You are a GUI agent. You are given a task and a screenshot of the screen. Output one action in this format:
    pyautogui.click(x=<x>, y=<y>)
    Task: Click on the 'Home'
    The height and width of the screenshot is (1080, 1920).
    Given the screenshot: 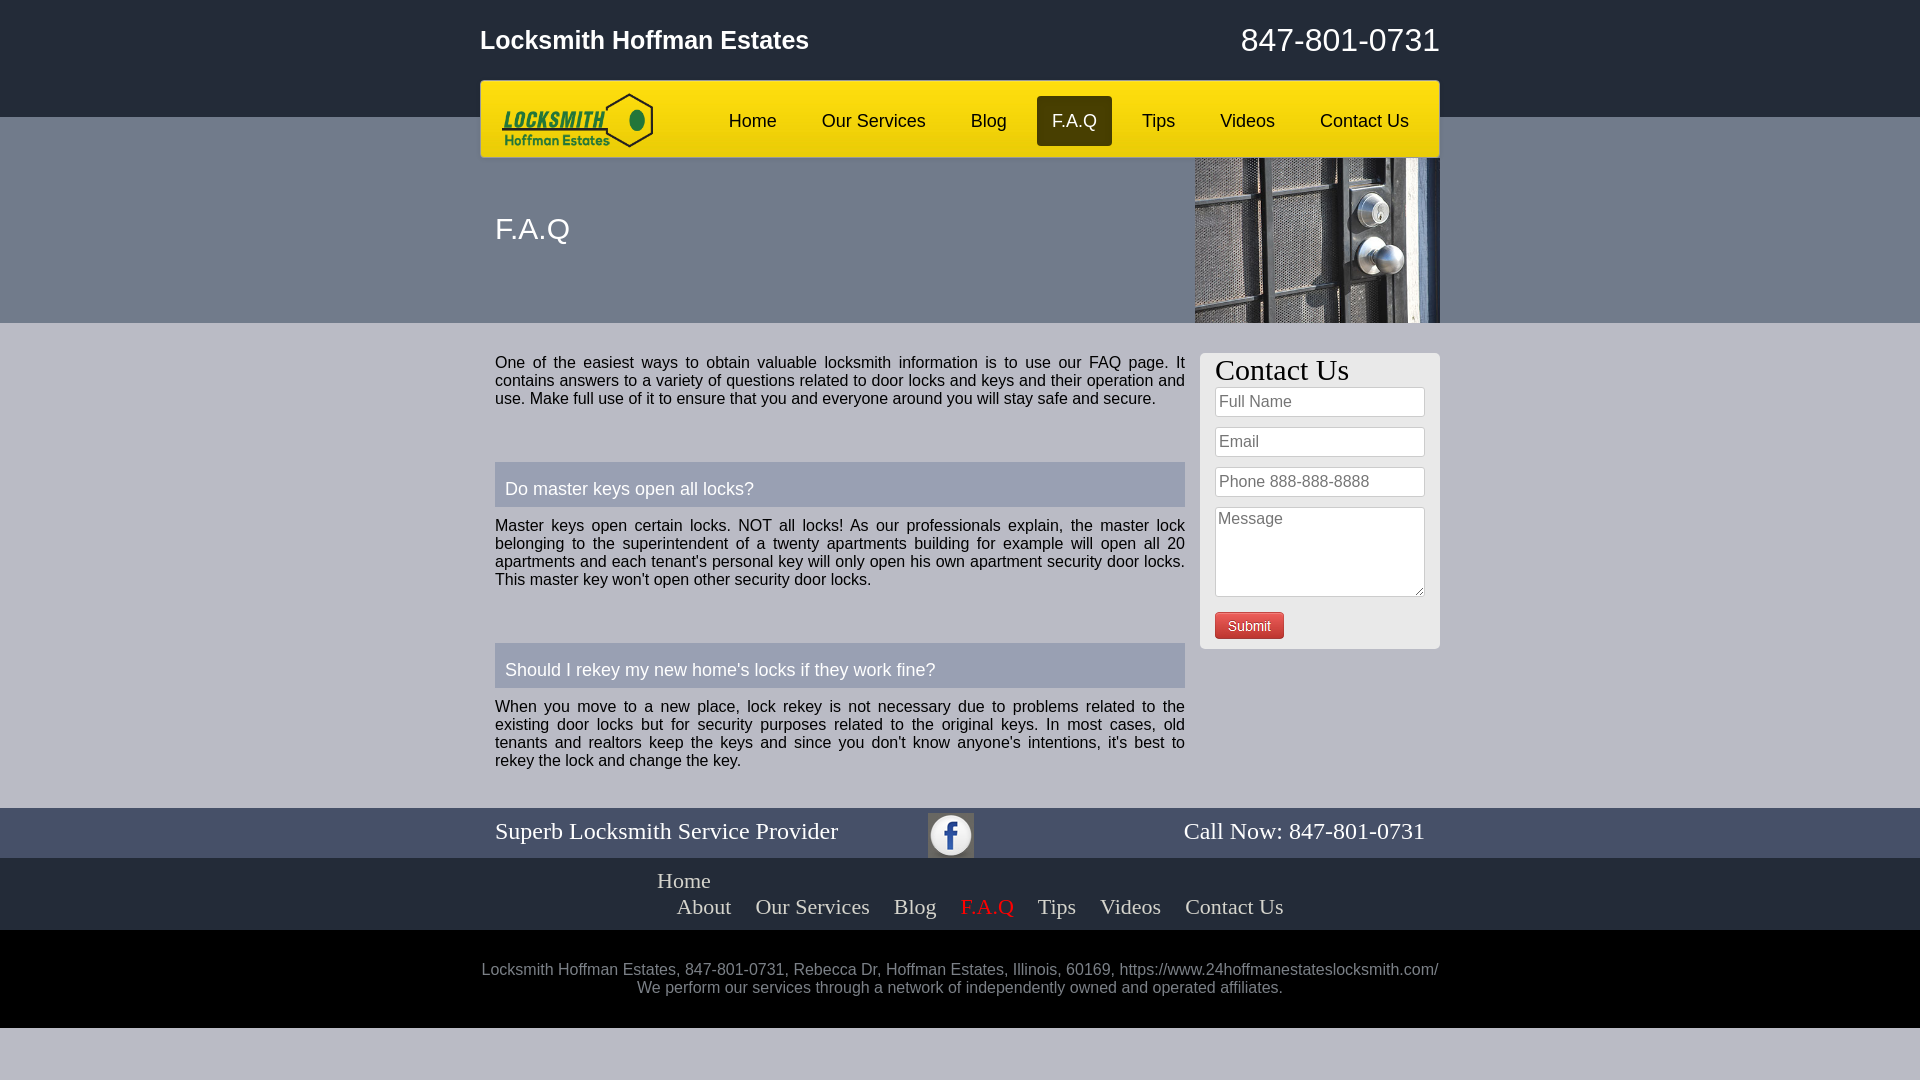 What is the action you would take?
    pyautogui.click(x=623, y=879)
    